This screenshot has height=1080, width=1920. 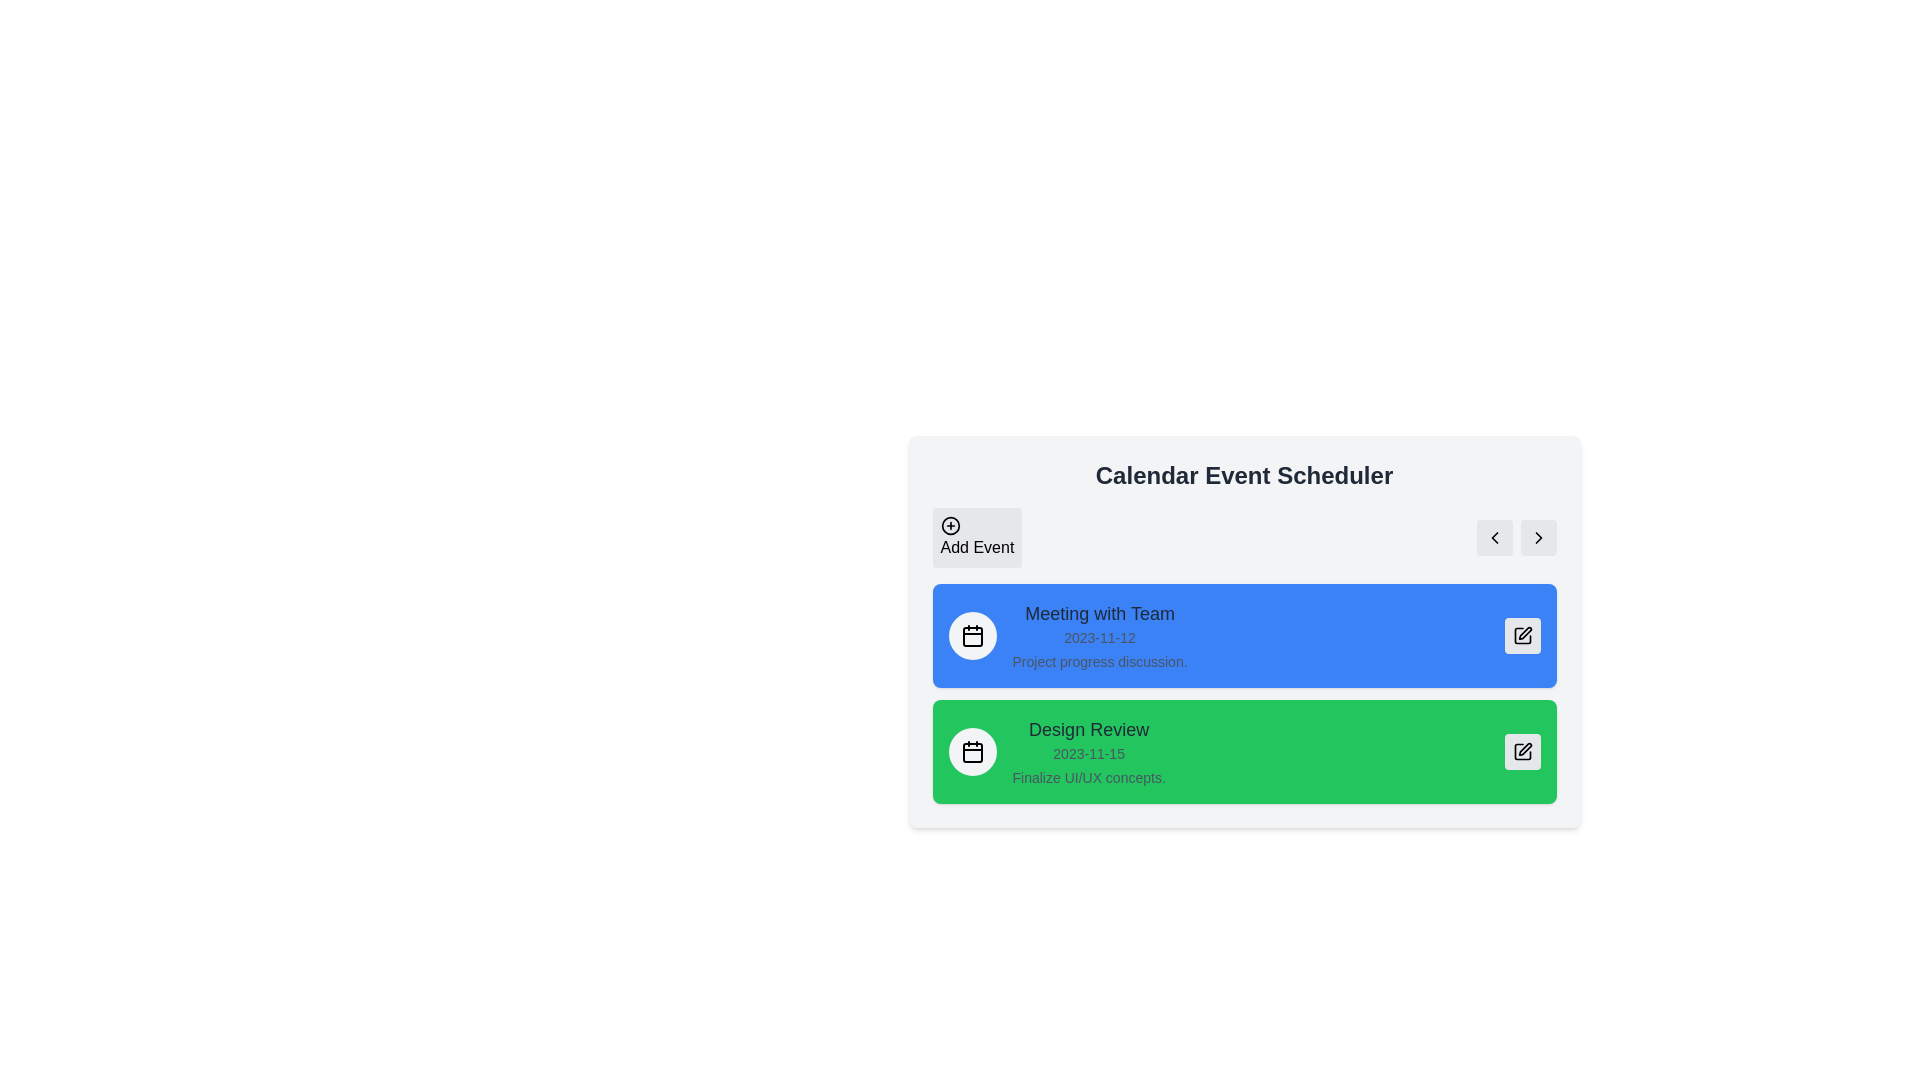 What do you see at coordinates (1521, 752) in the screenshot?
I see `the small square button with a light gray background and a black pencil icon, located in the green background section of the 'Design Review' event block` at bounding box center [1521, 752].